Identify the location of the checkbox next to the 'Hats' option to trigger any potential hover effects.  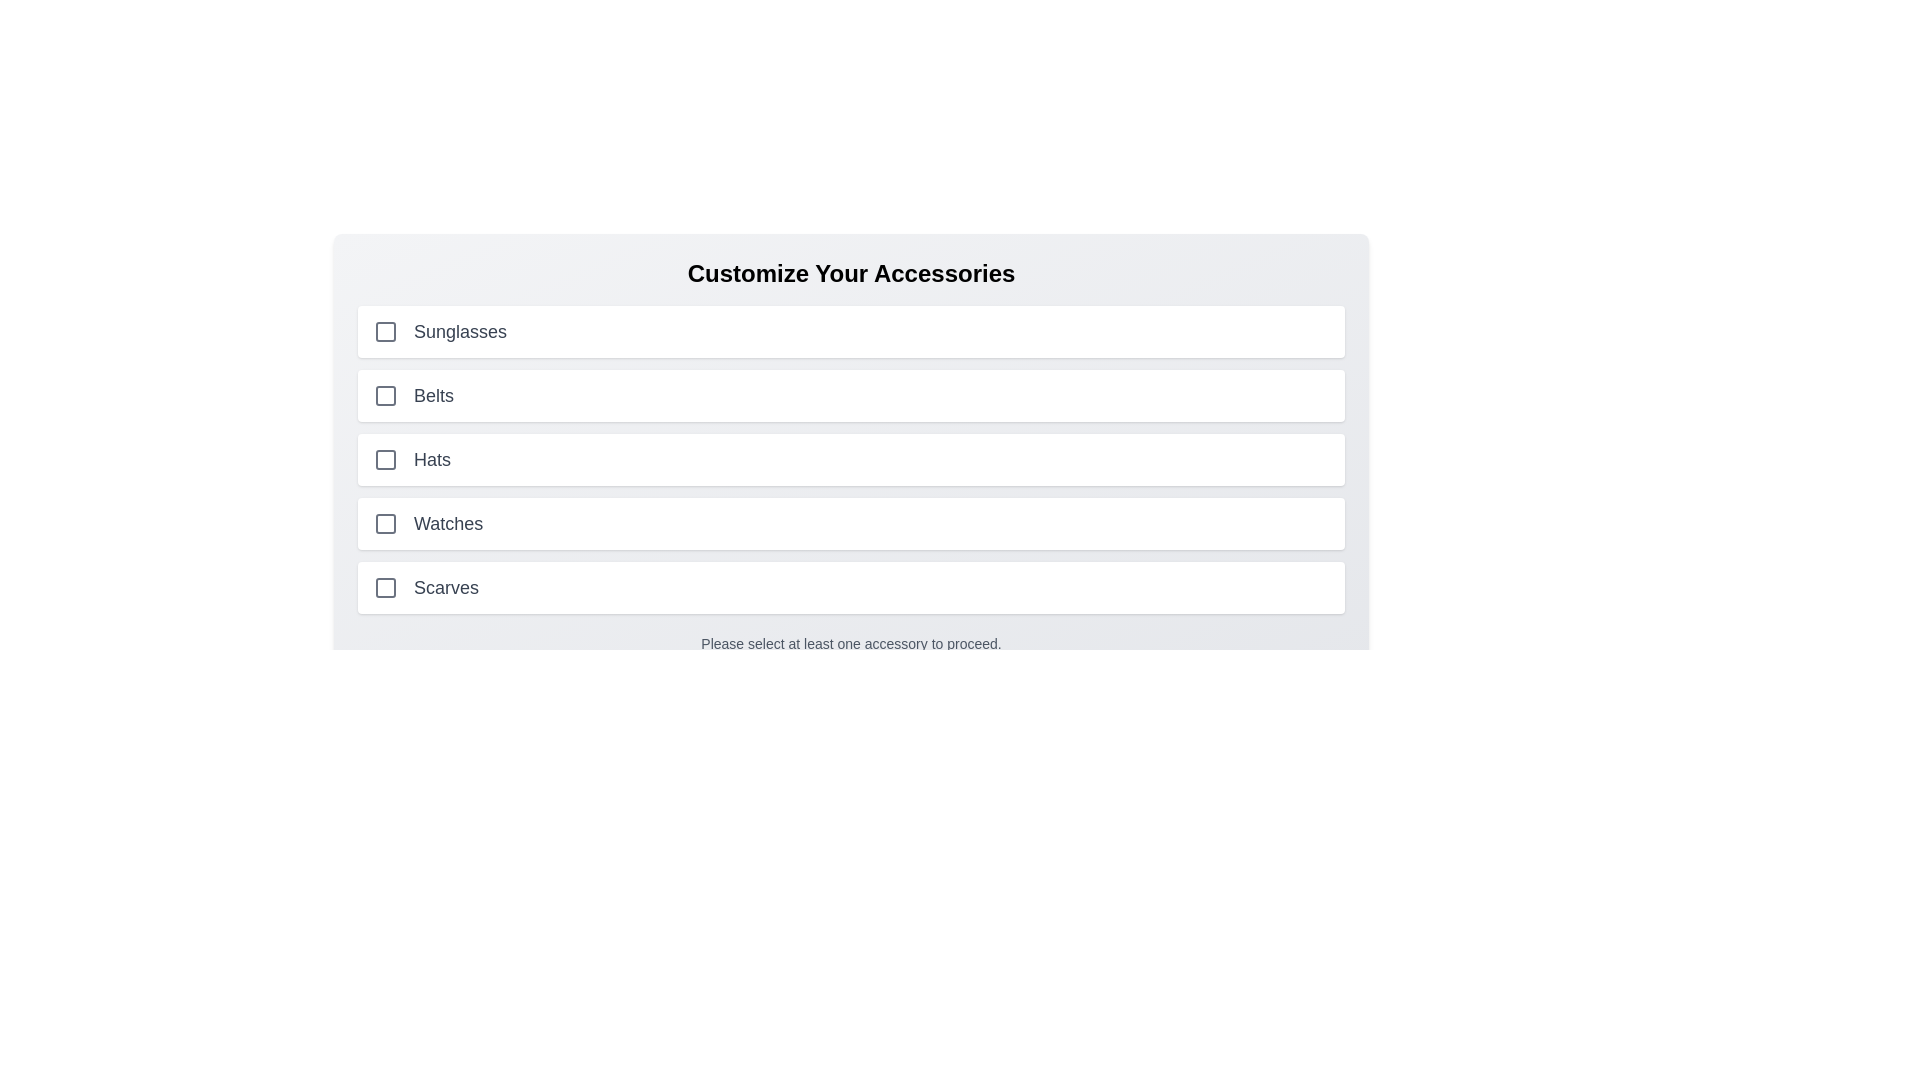
(385, 459).